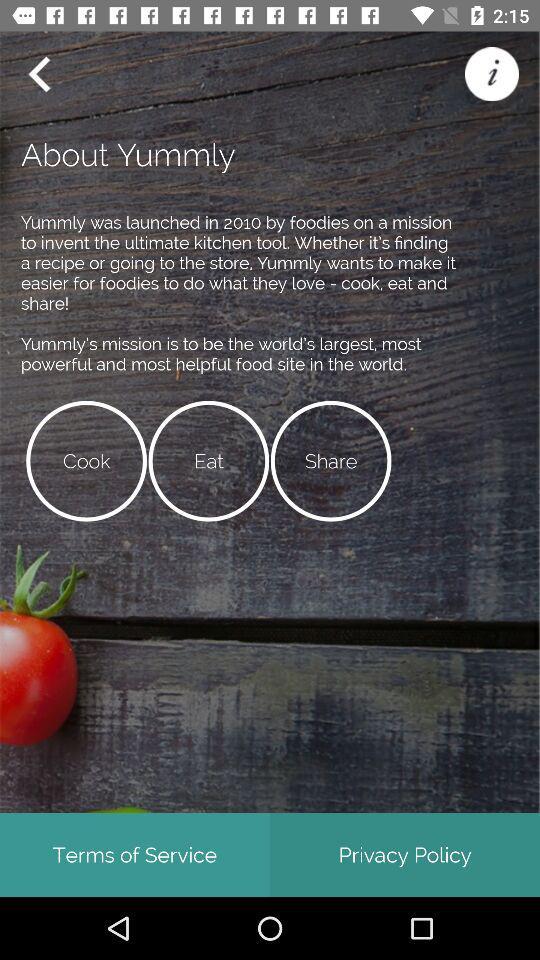 Image resolution: width=540 pixels, height=960 pixels. I want to click on the info icon, so click(490, 74).